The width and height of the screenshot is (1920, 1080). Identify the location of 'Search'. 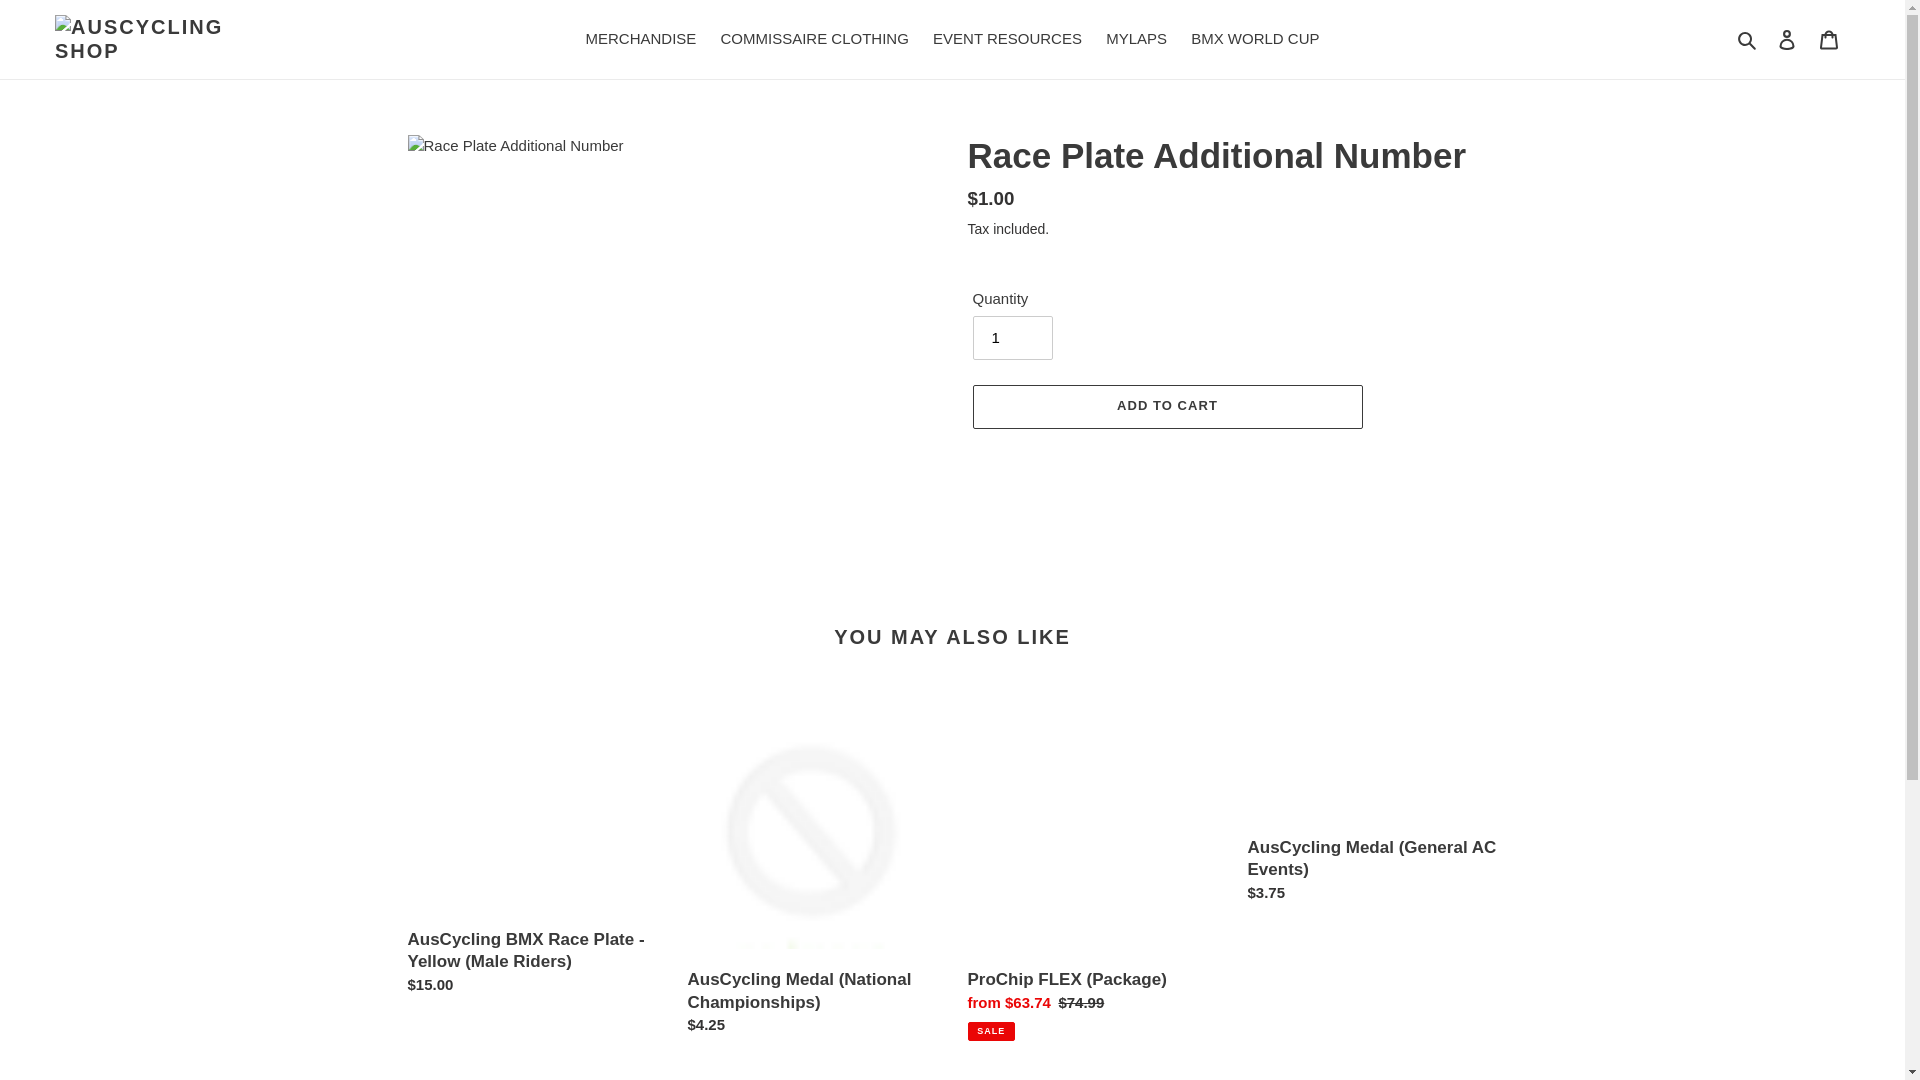
(1747, 39).